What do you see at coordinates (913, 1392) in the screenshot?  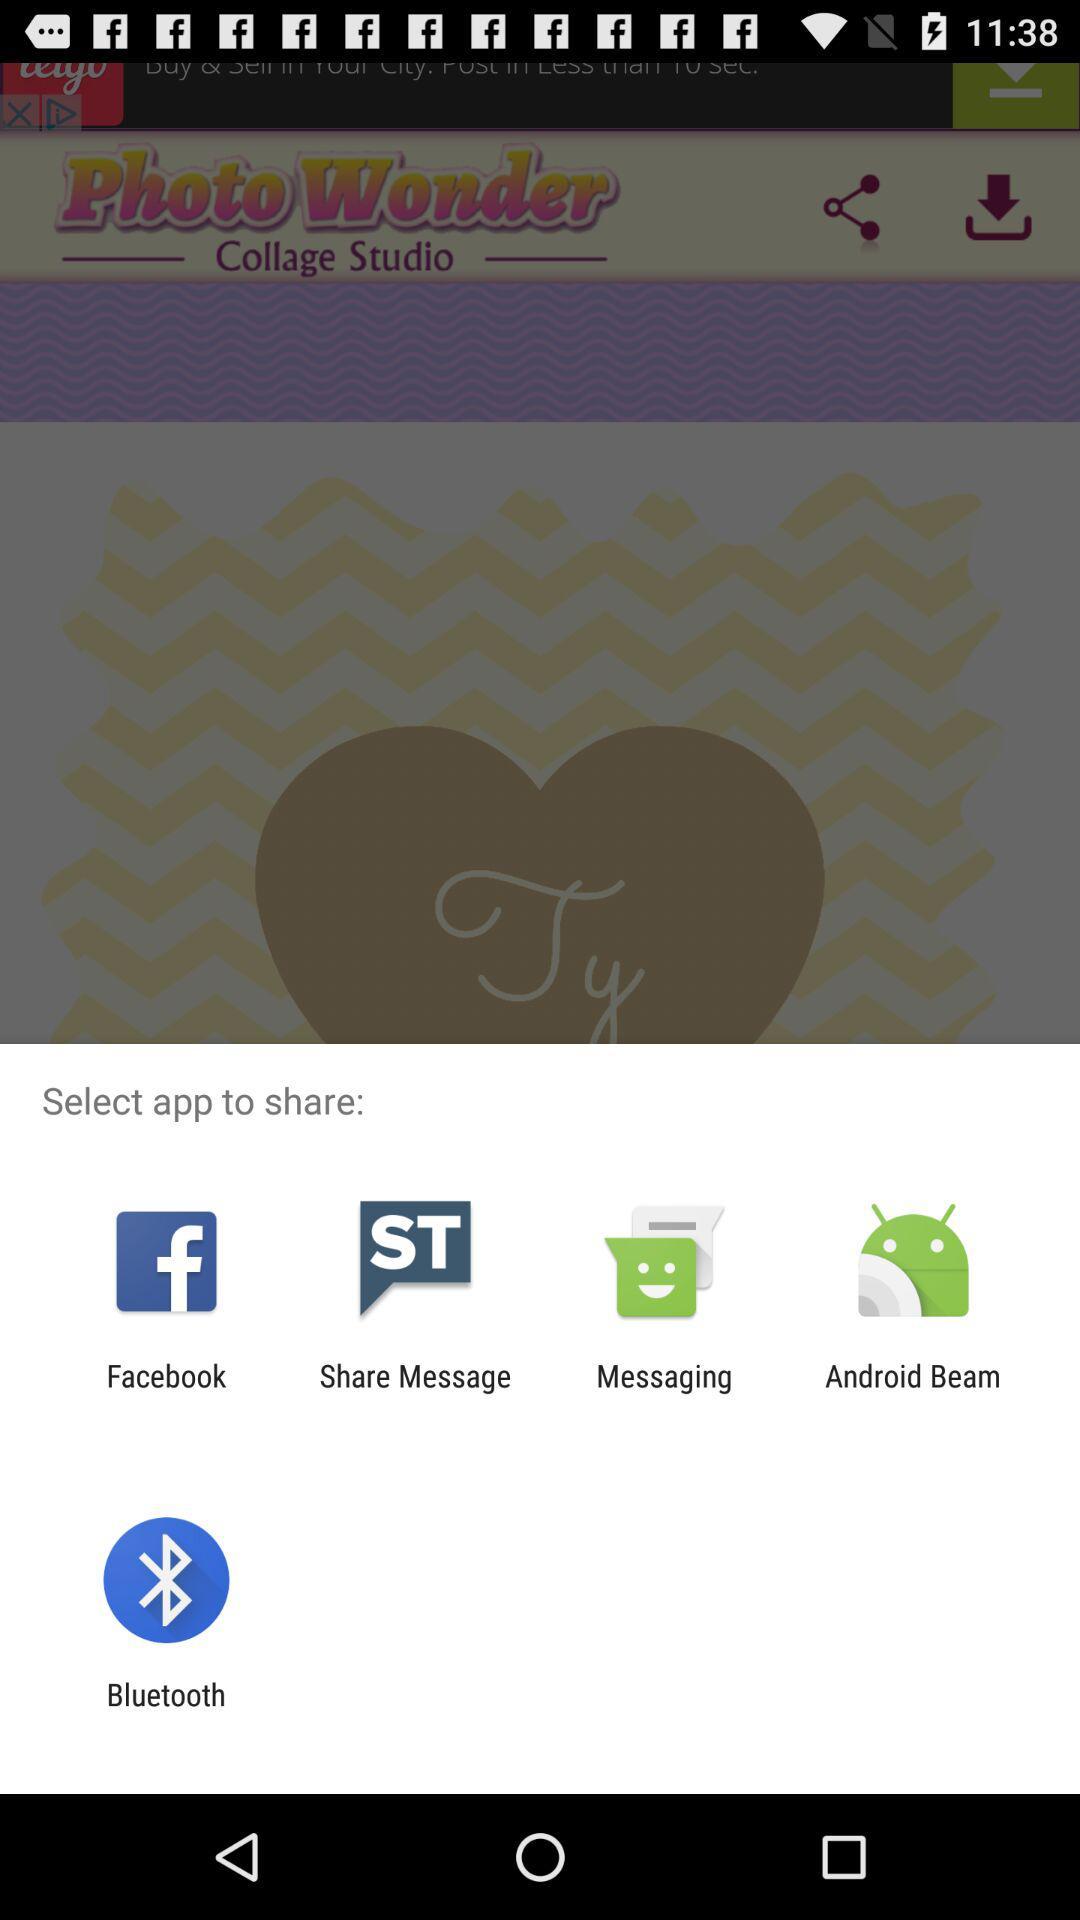 I see `android beam item` at bounding box center [913, 1392].